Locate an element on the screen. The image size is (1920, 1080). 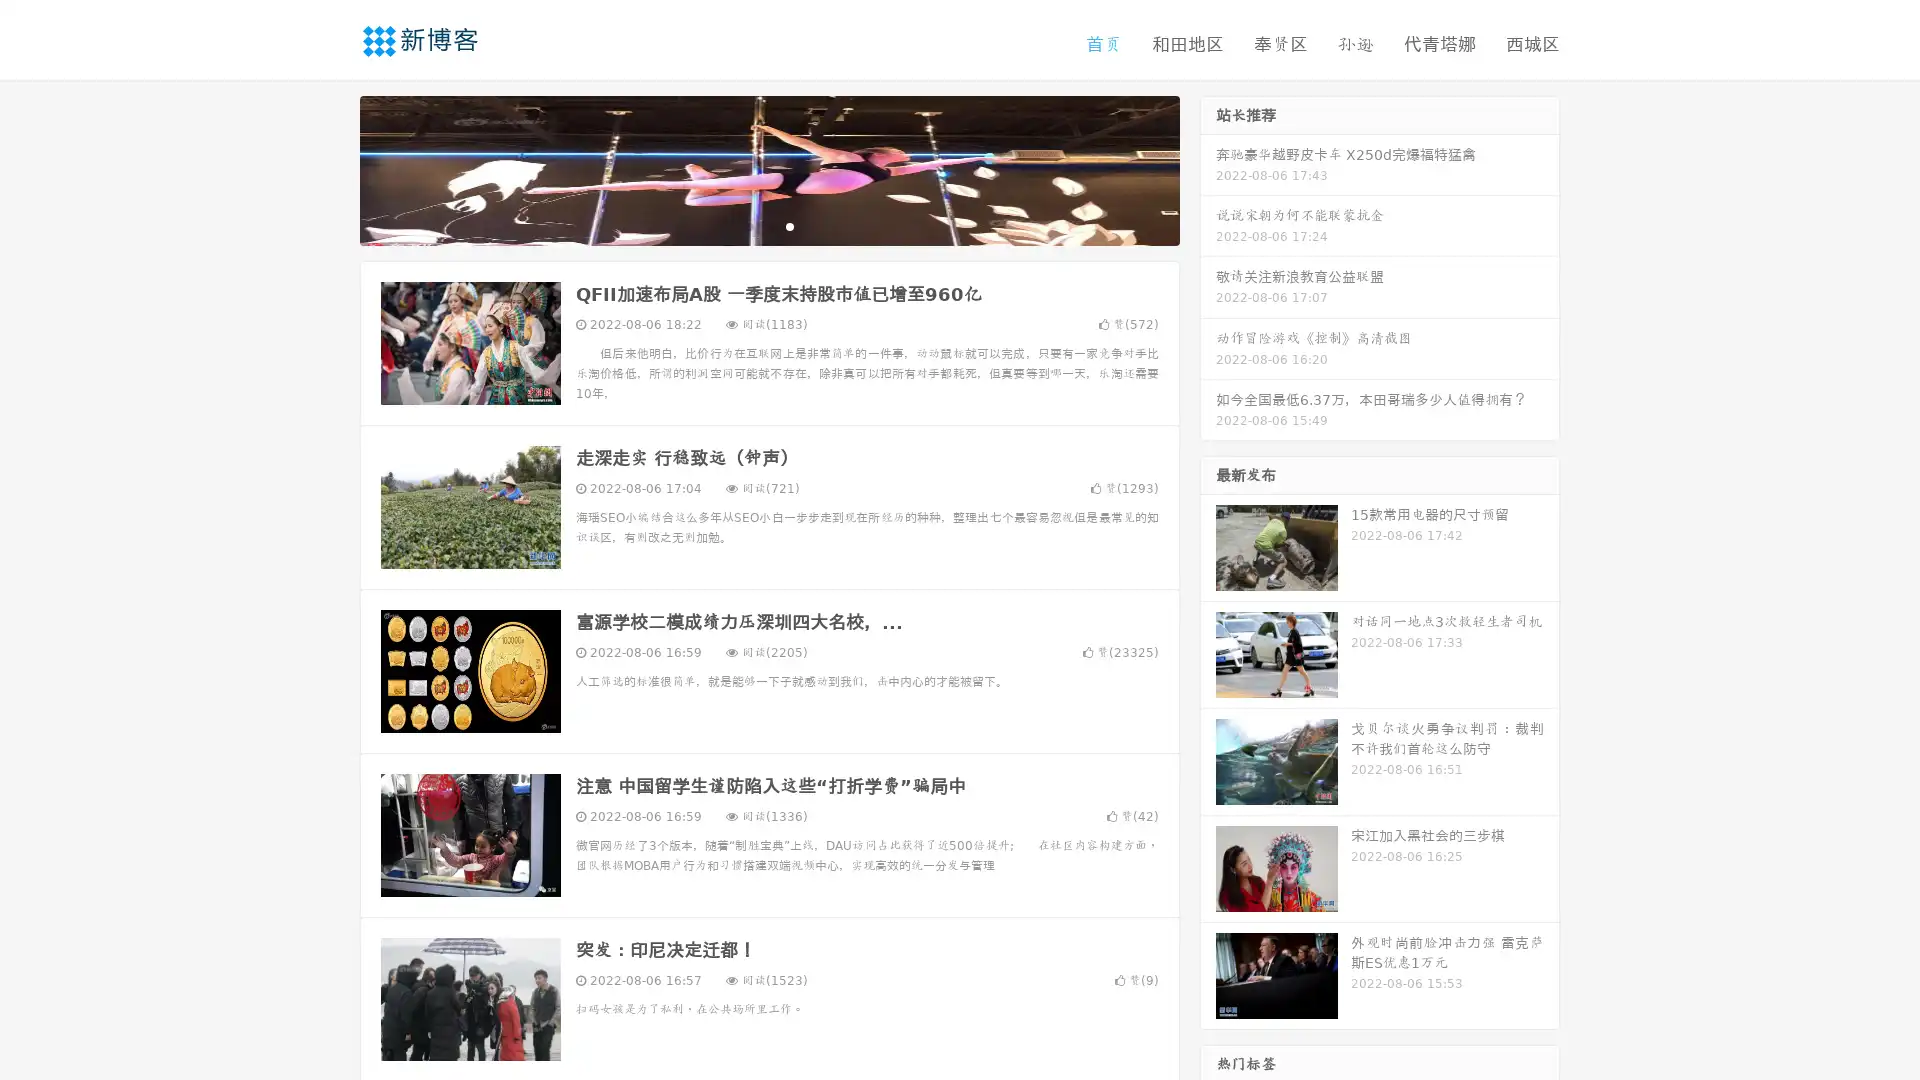
Go to slide 3 is located at coordinates (789, 225).